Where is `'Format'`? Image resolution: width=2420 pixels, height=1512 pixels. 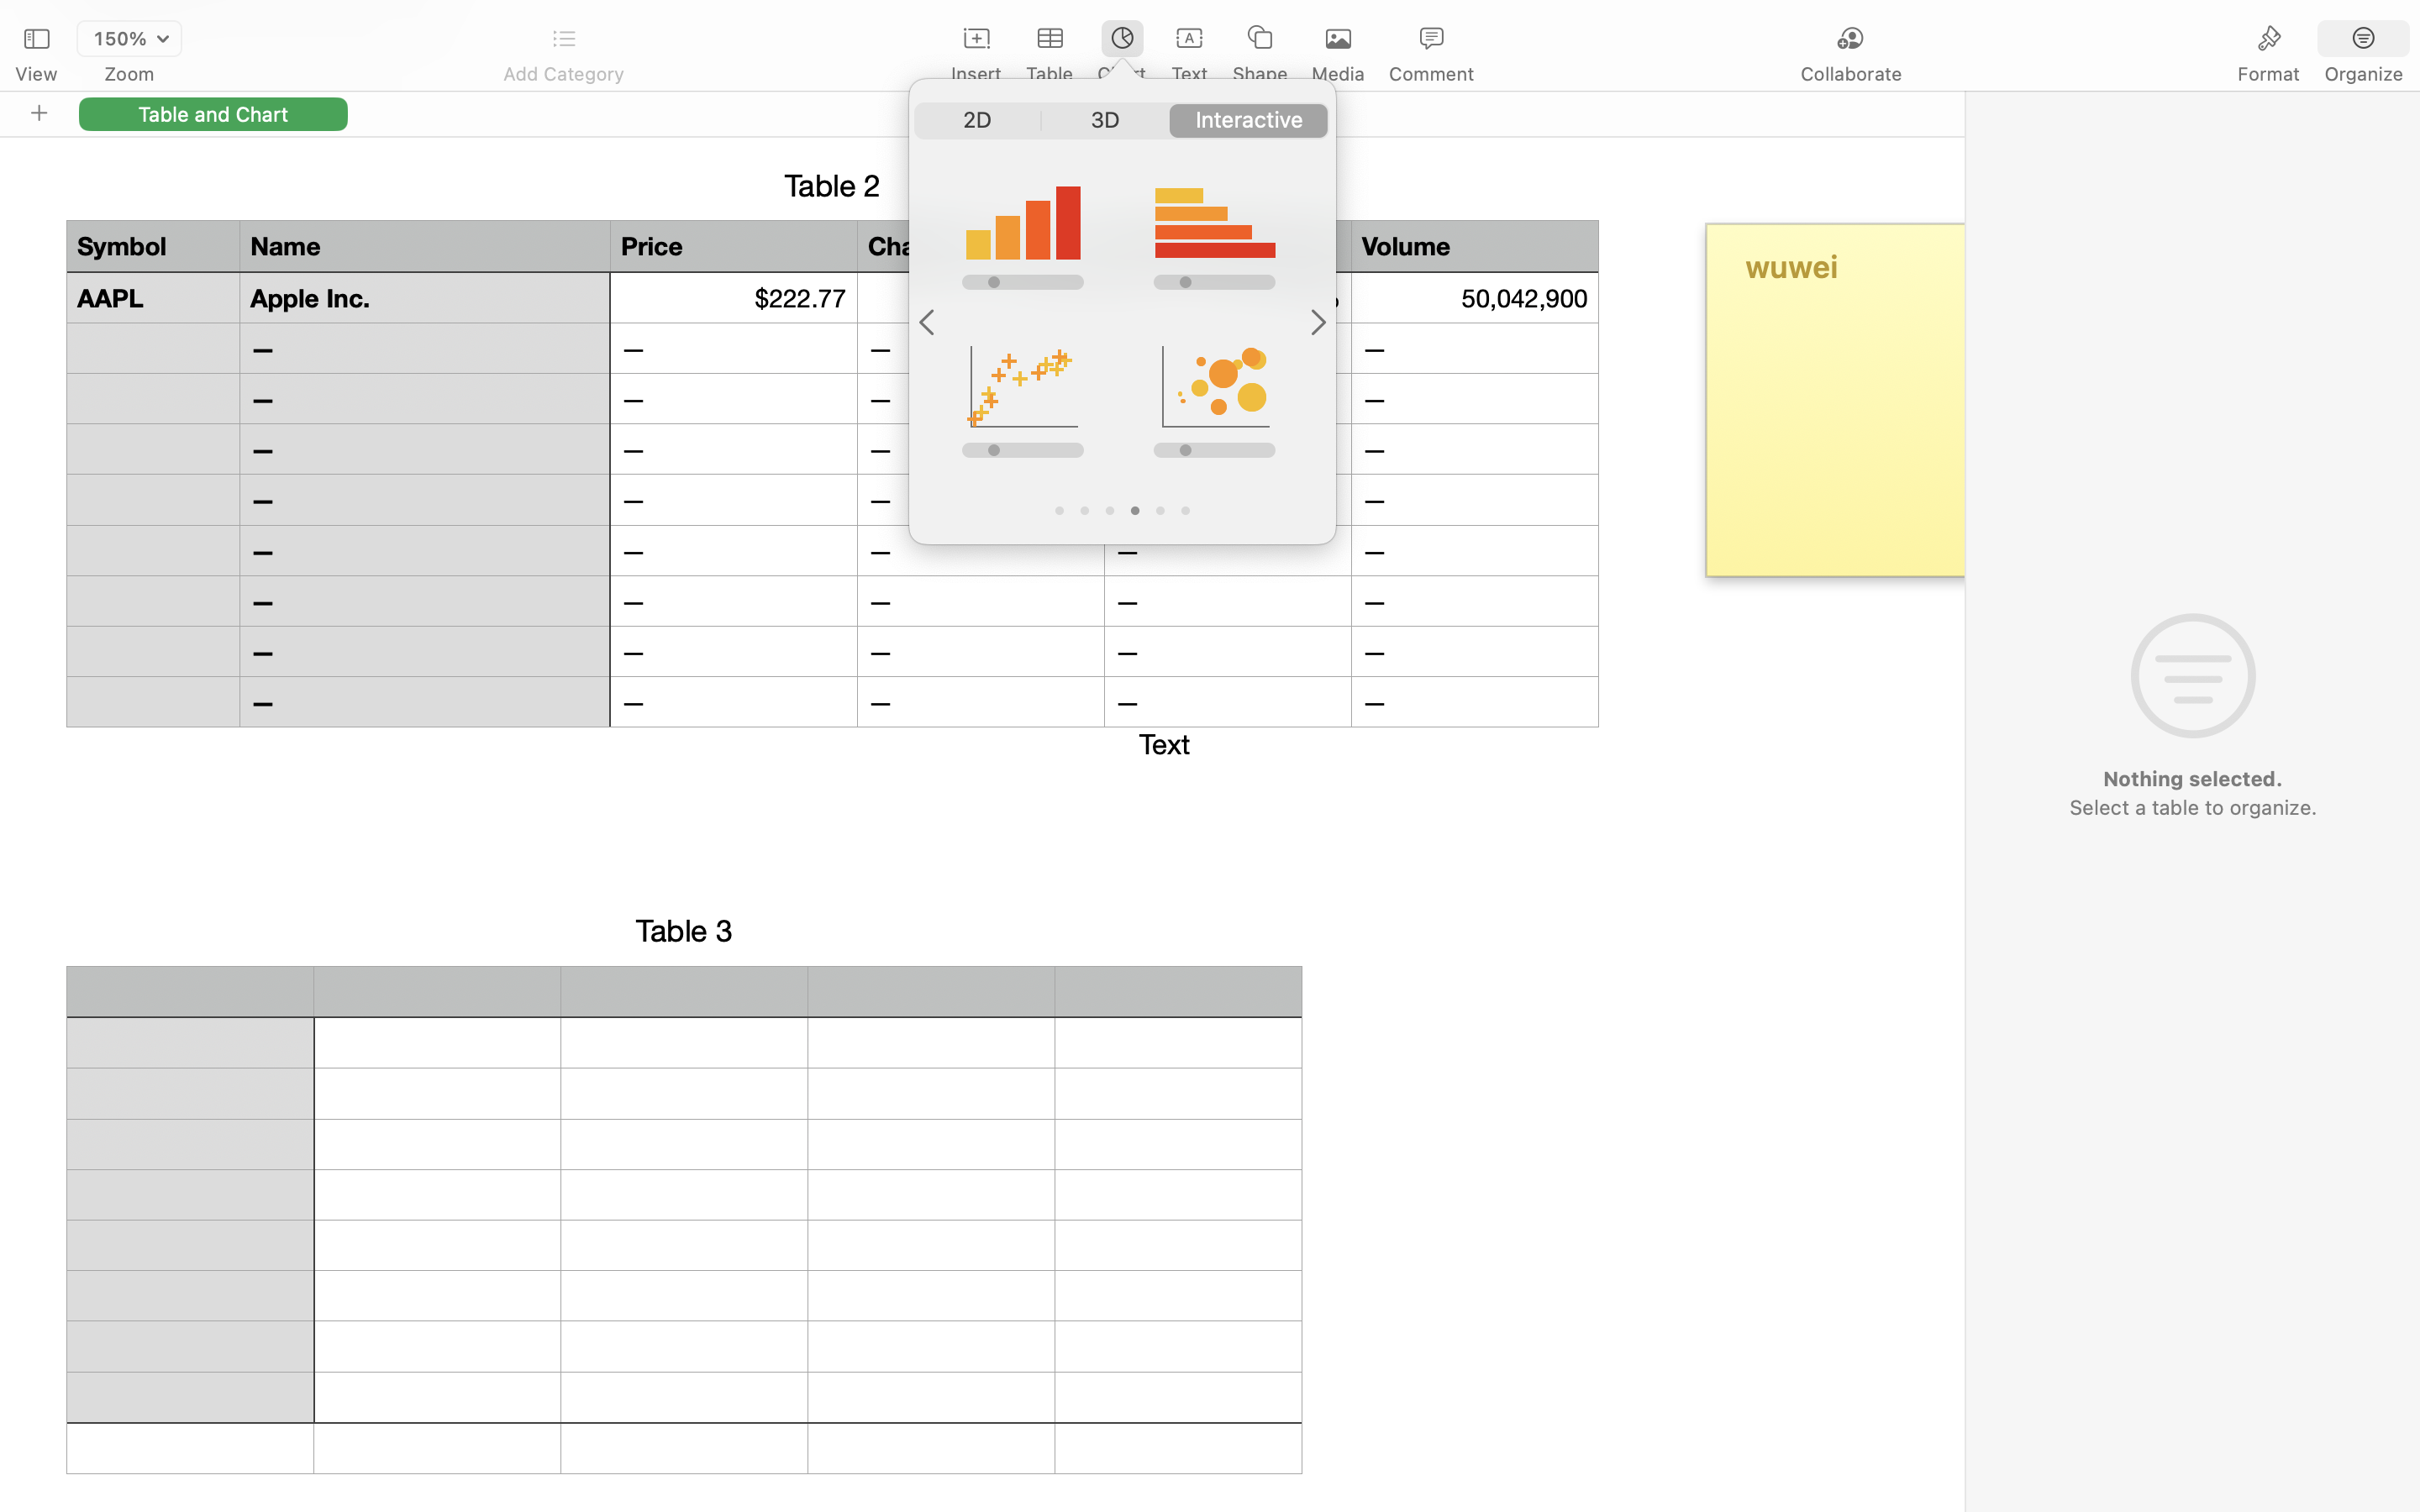 'Format' is located at coordinates (2269, 74).